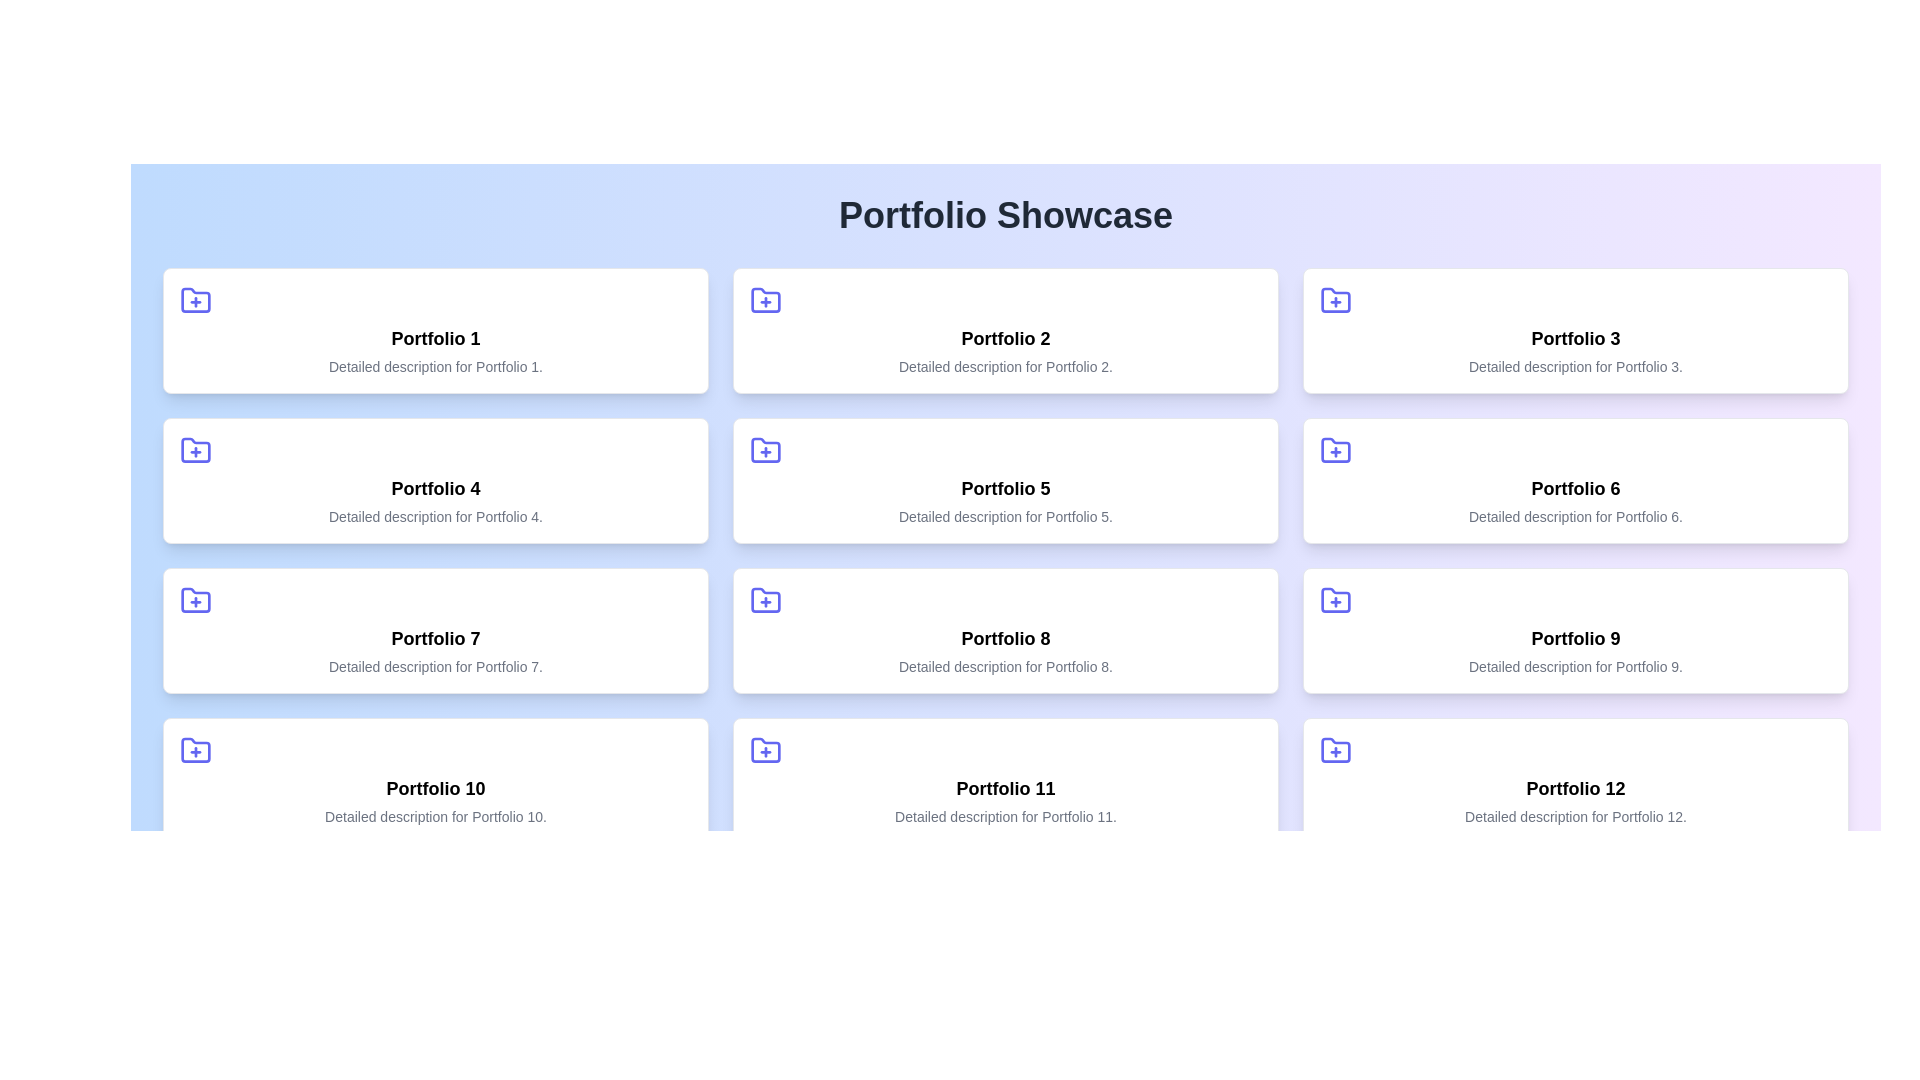  Describe the element at coordinates (1006, 515) in the screenshot. I see `the text that reads 'Detailed description for Portfolio 5.' located at the bottom of the card titled 'Portfolio 5'` at that location.